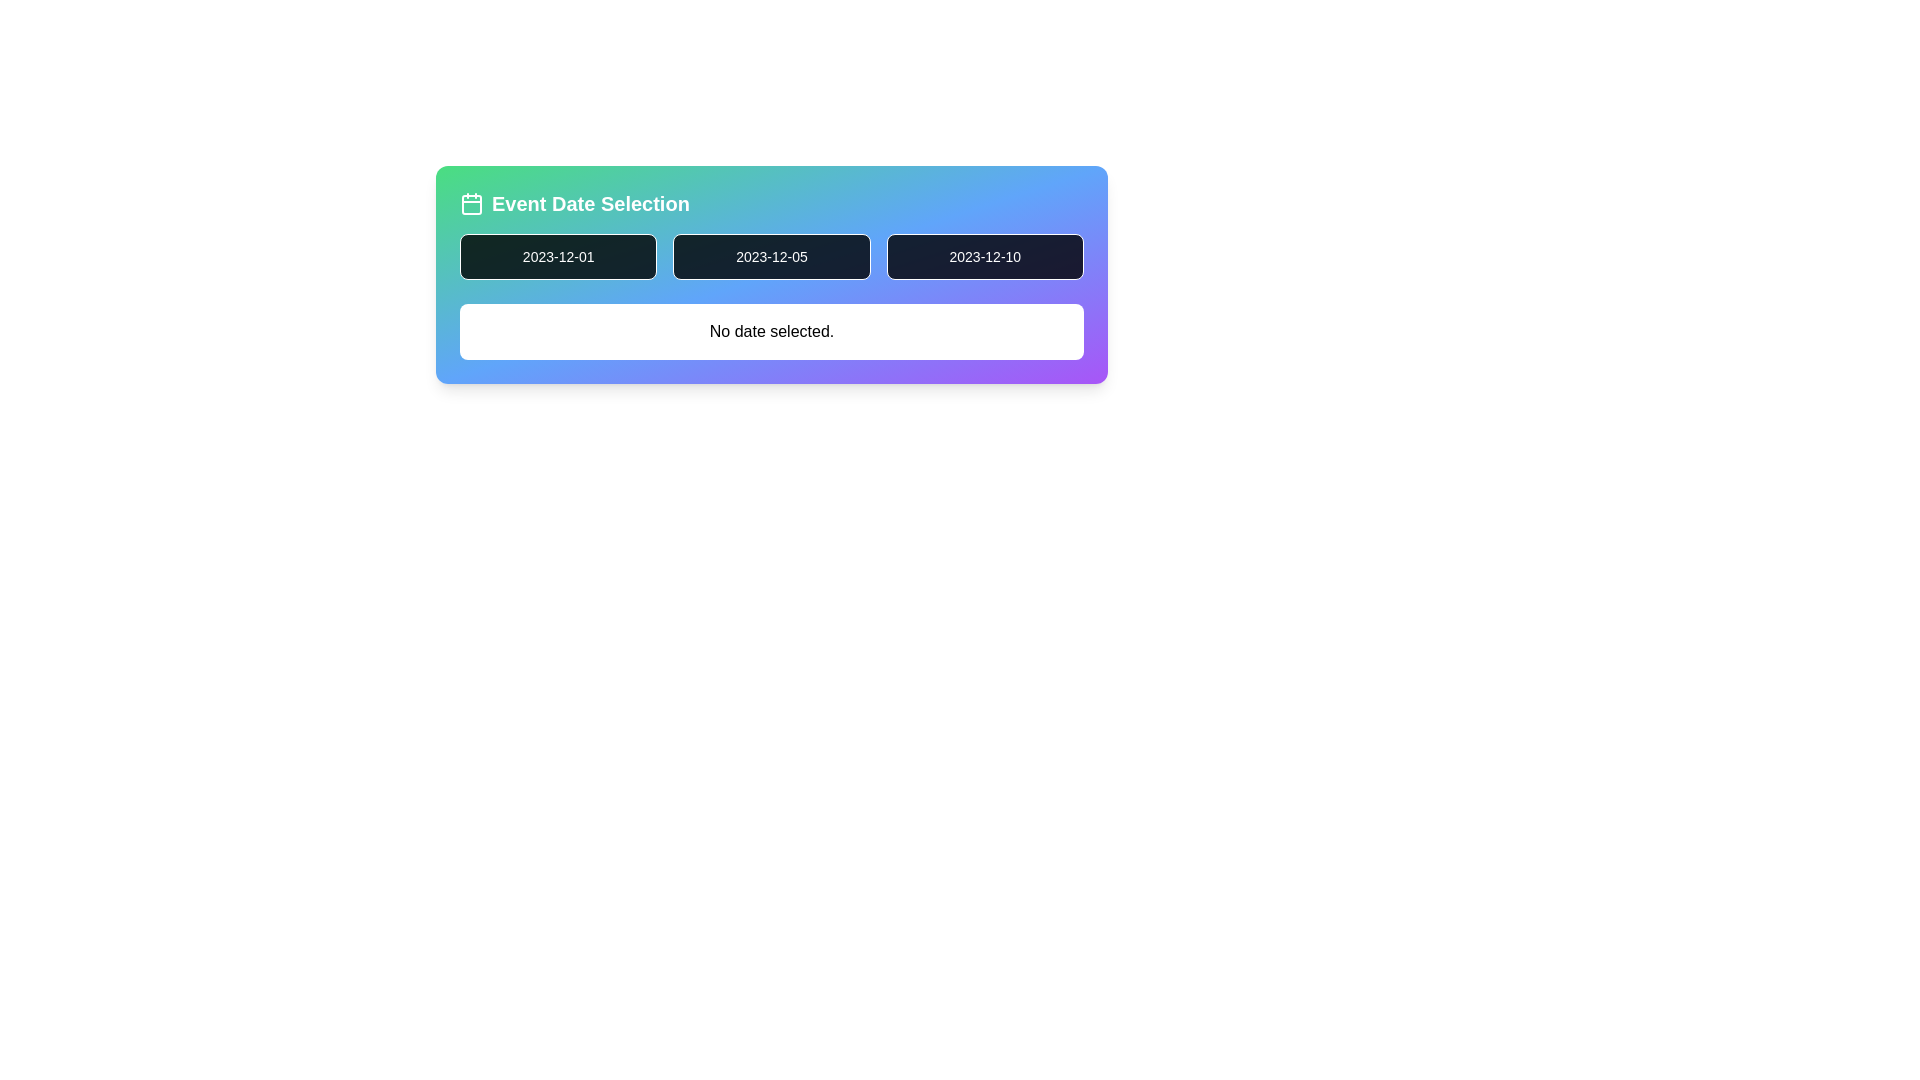 The image size is (1920, 1080). What do you see at coordinates (985, 256) in the screenshot?
I see `the button displaying '2023-12-10' with a dark background` at bounding box center [985, 256].